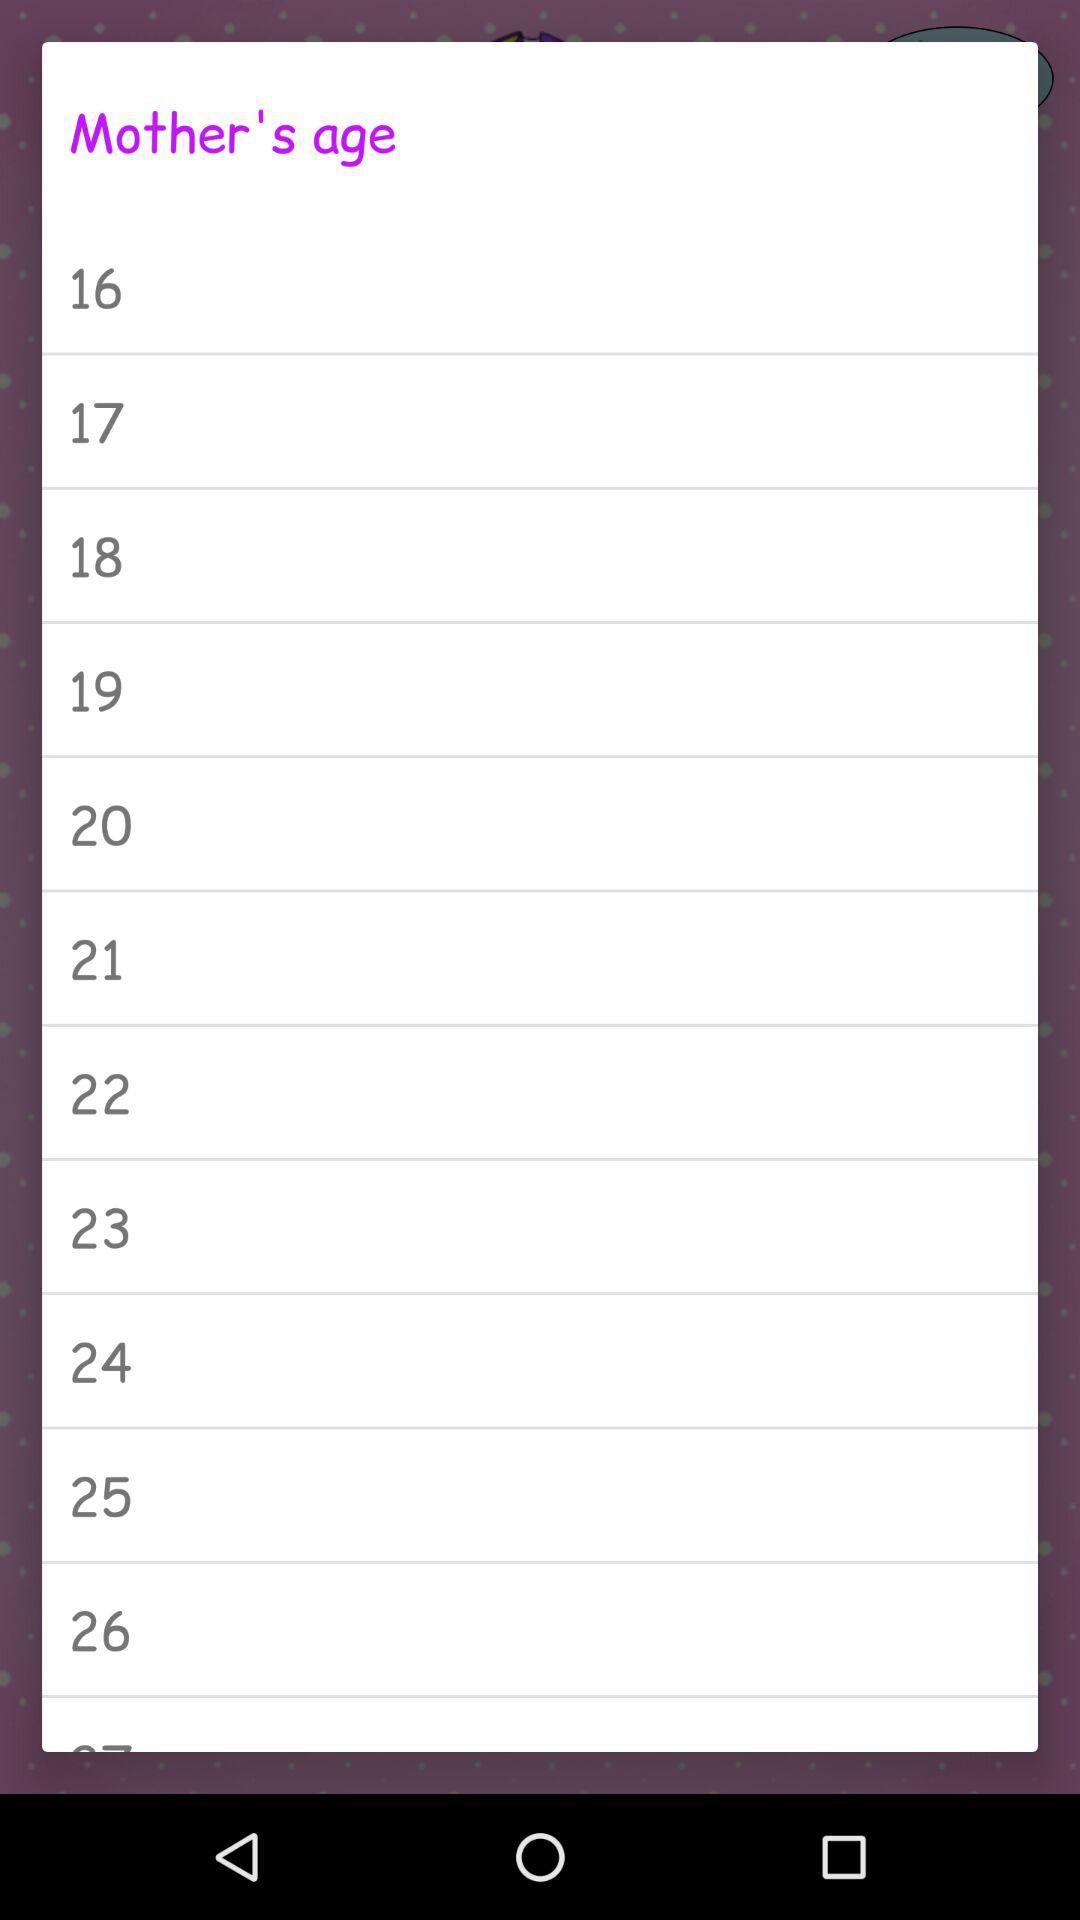  What do you see at coordinates (540, 1629) in the screenshot?
I see `the item above the 27` at bounding box center [540, 1629].